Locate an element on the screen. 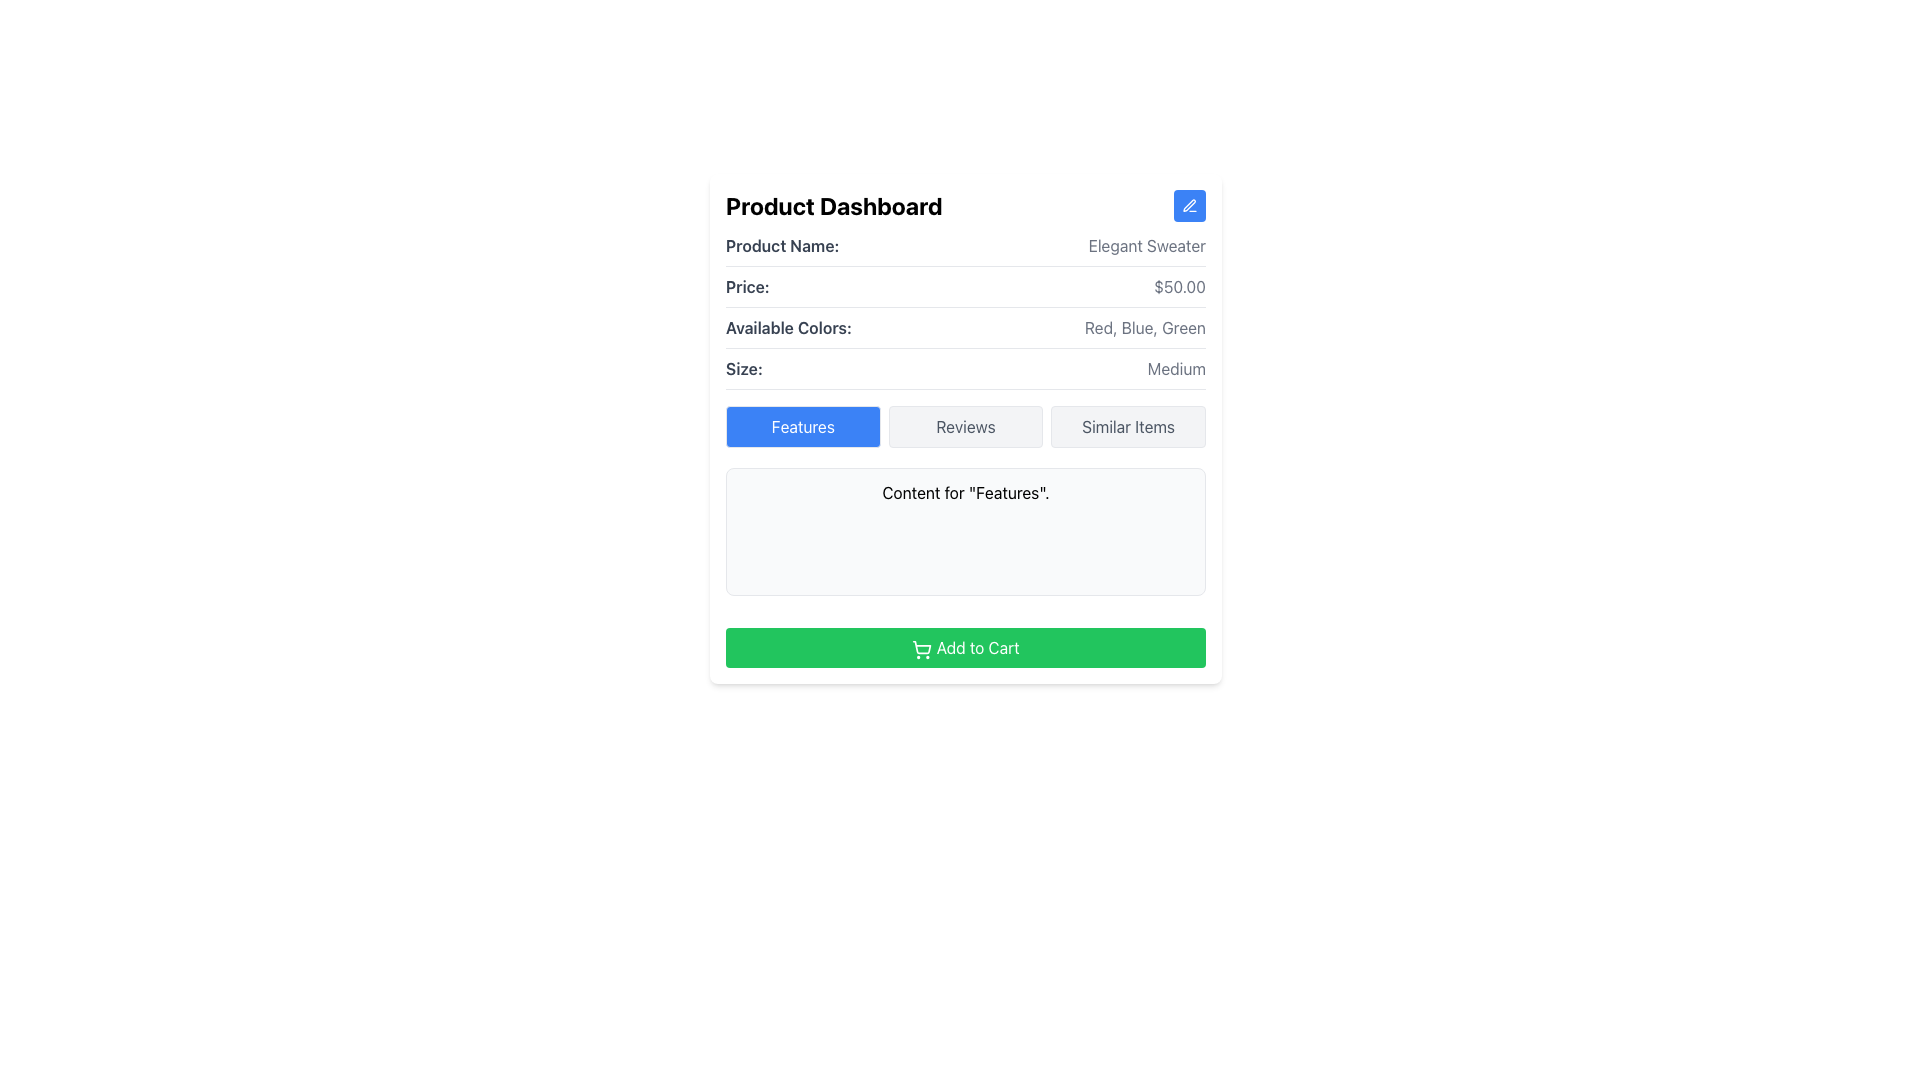  the static text element displaying 'Elegant Sweater', which is located adjacent to the label 'Product Name:' is located at coordinates (1147, 245).